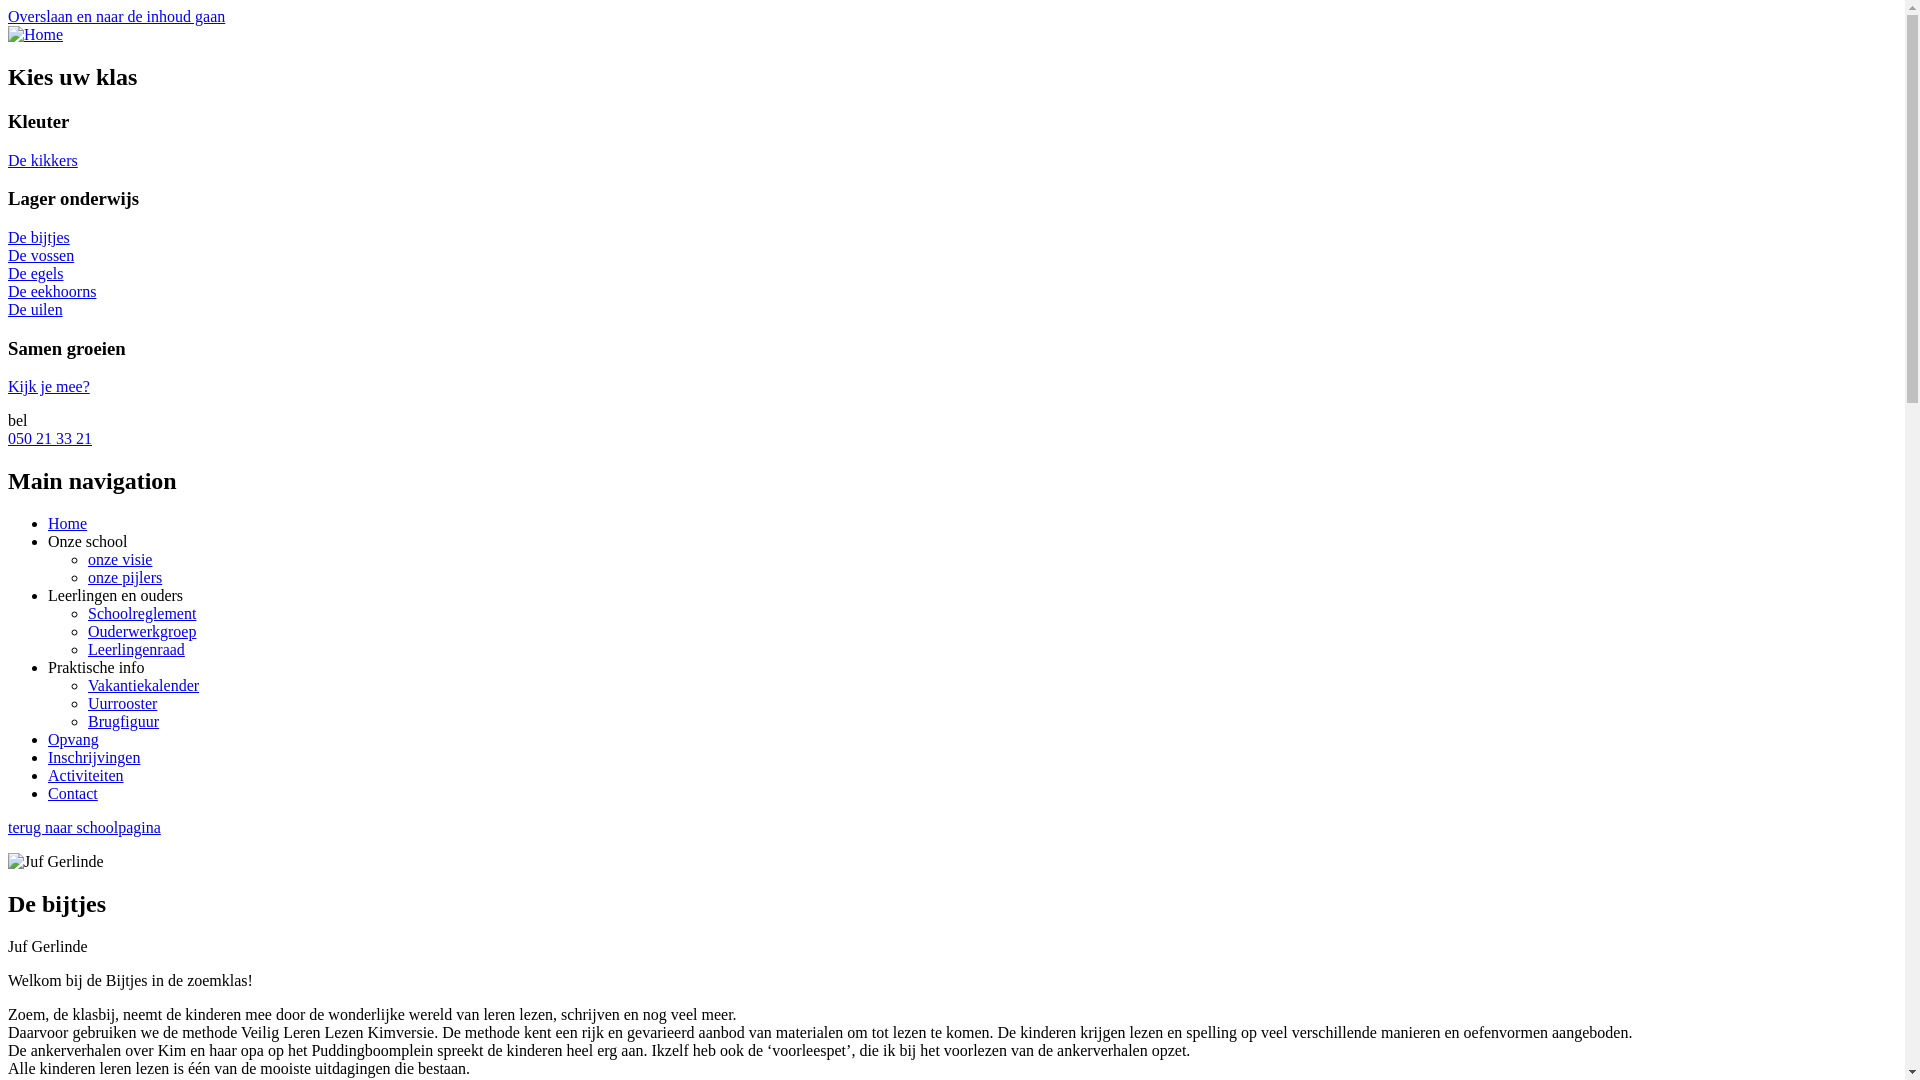  What do you see at coordinates (8, 827) in the screenshot?
I see `'terug naar schoolpagina'` at bounding box center [8, 827].